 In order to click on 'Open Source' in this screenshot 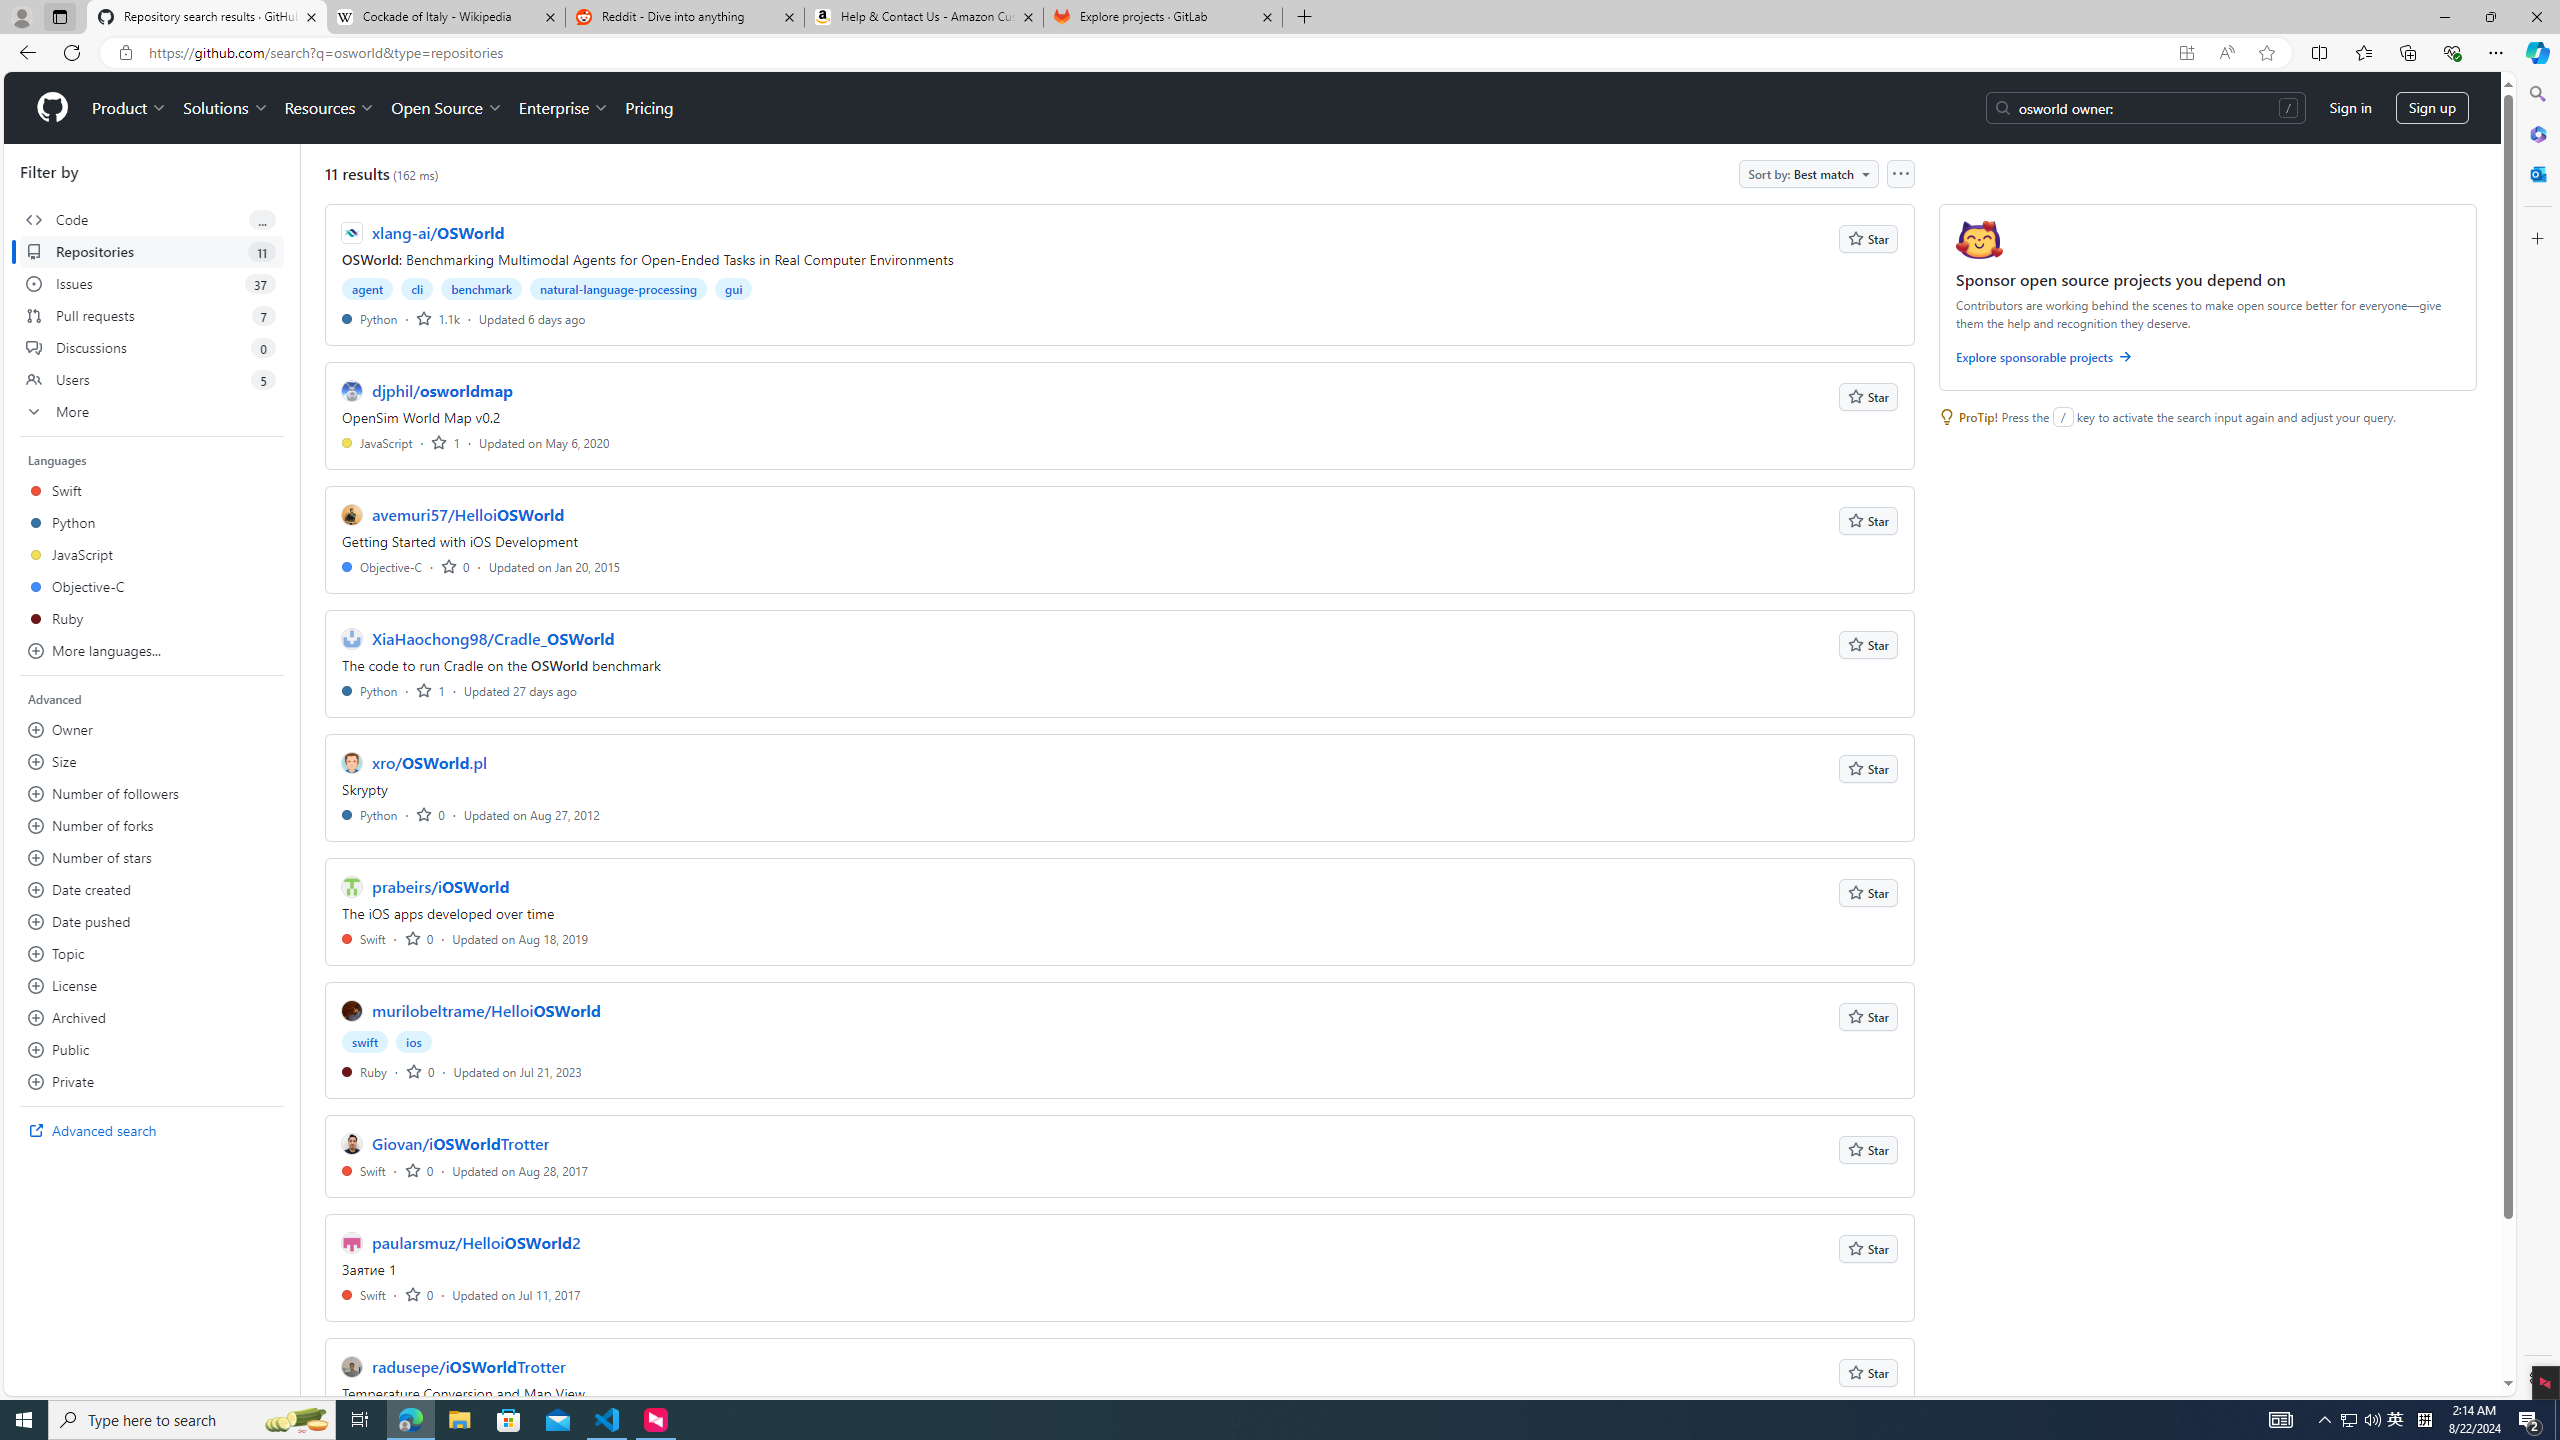, I will do `click(448, 107)`.